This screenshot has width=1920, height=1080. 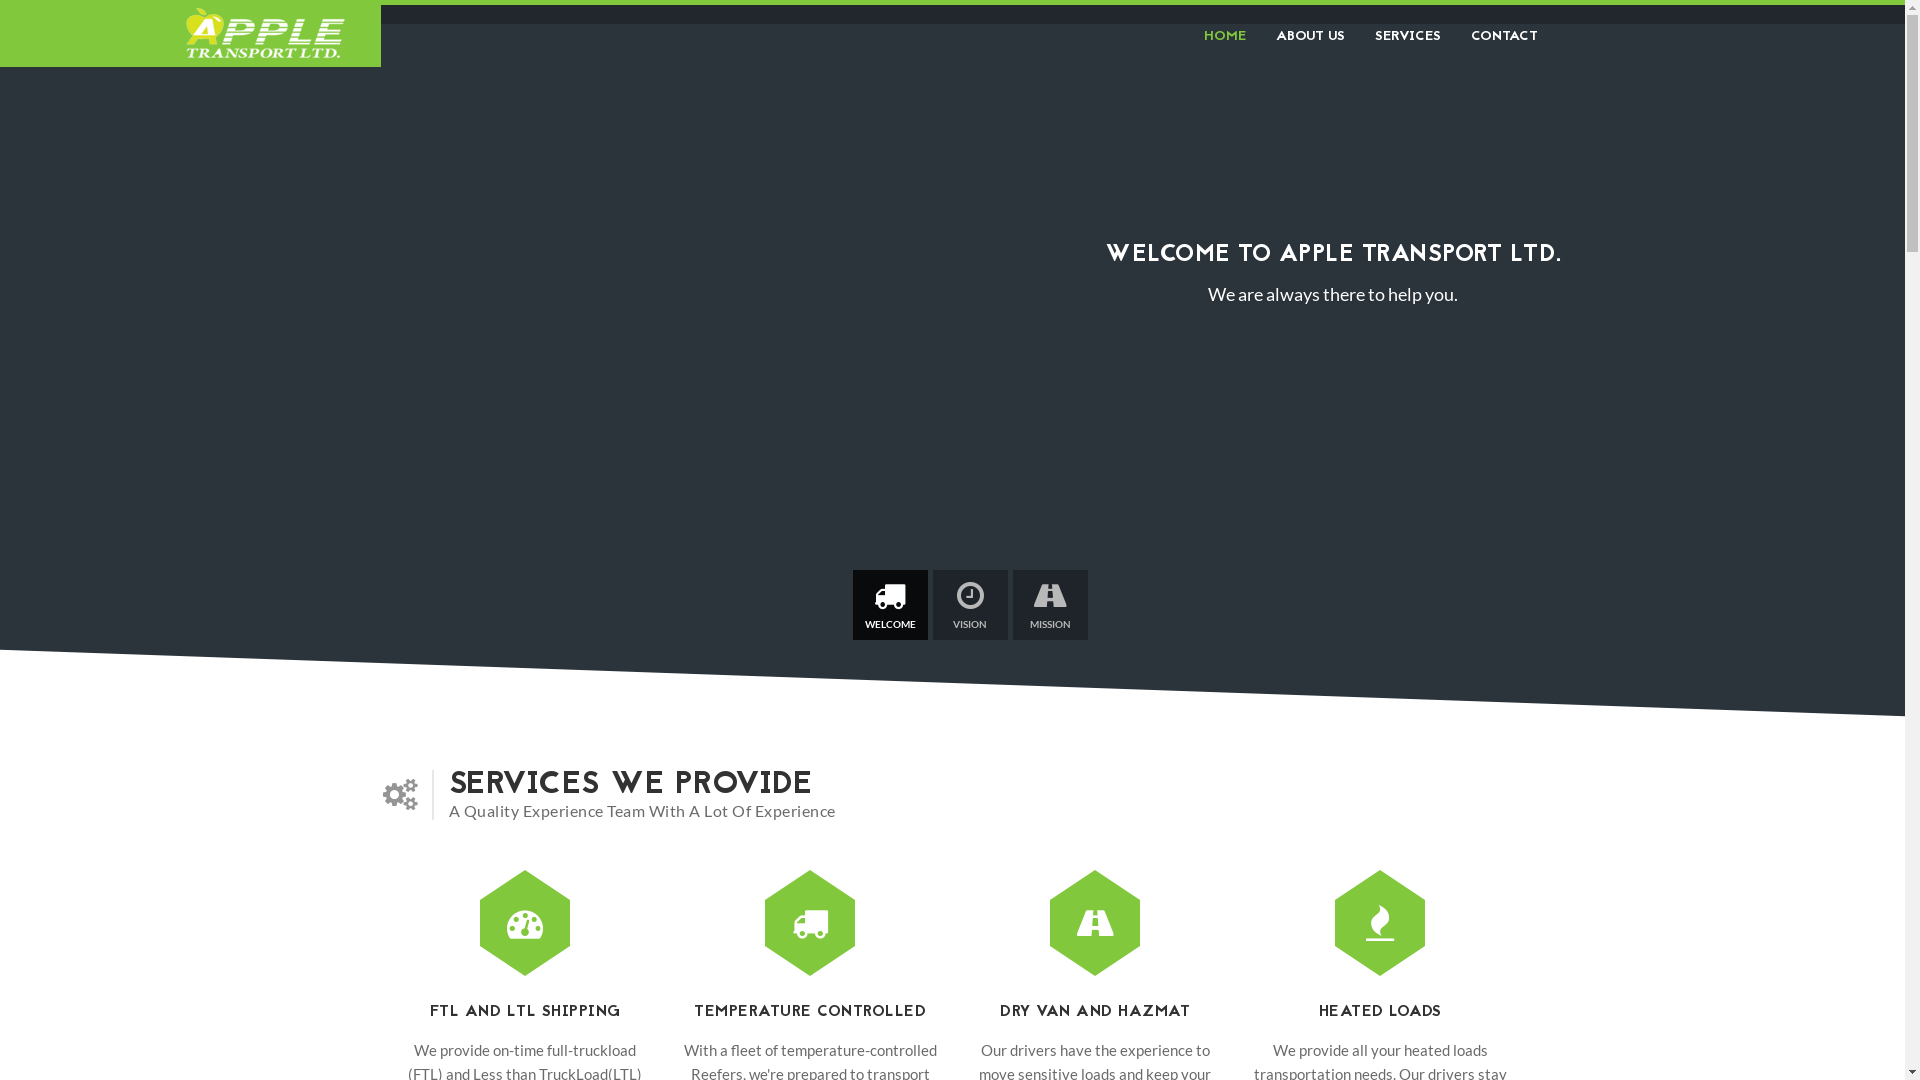 I want to click on 'HOME', so click(x=1188, y=35).